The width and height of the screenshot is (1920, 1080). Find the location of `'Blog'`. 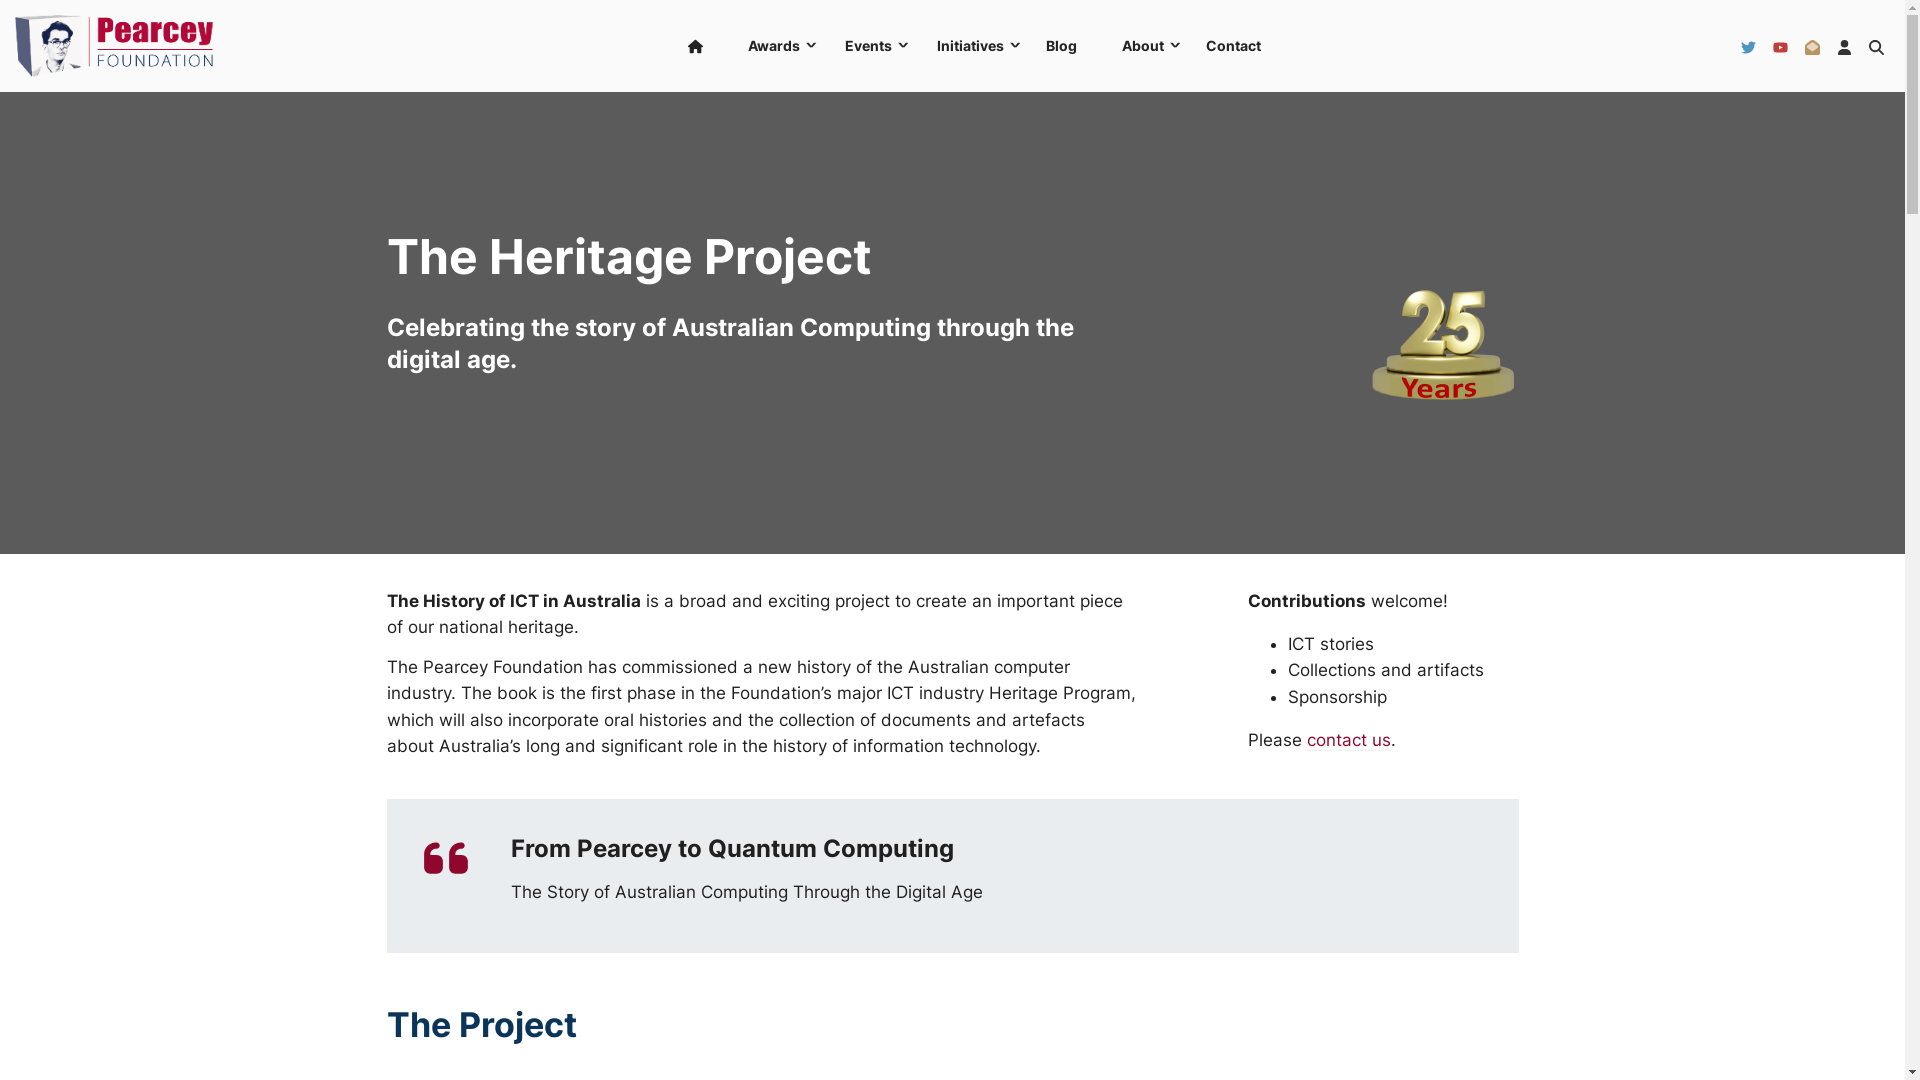

'Blog' is located at coordinates (1025, 45).